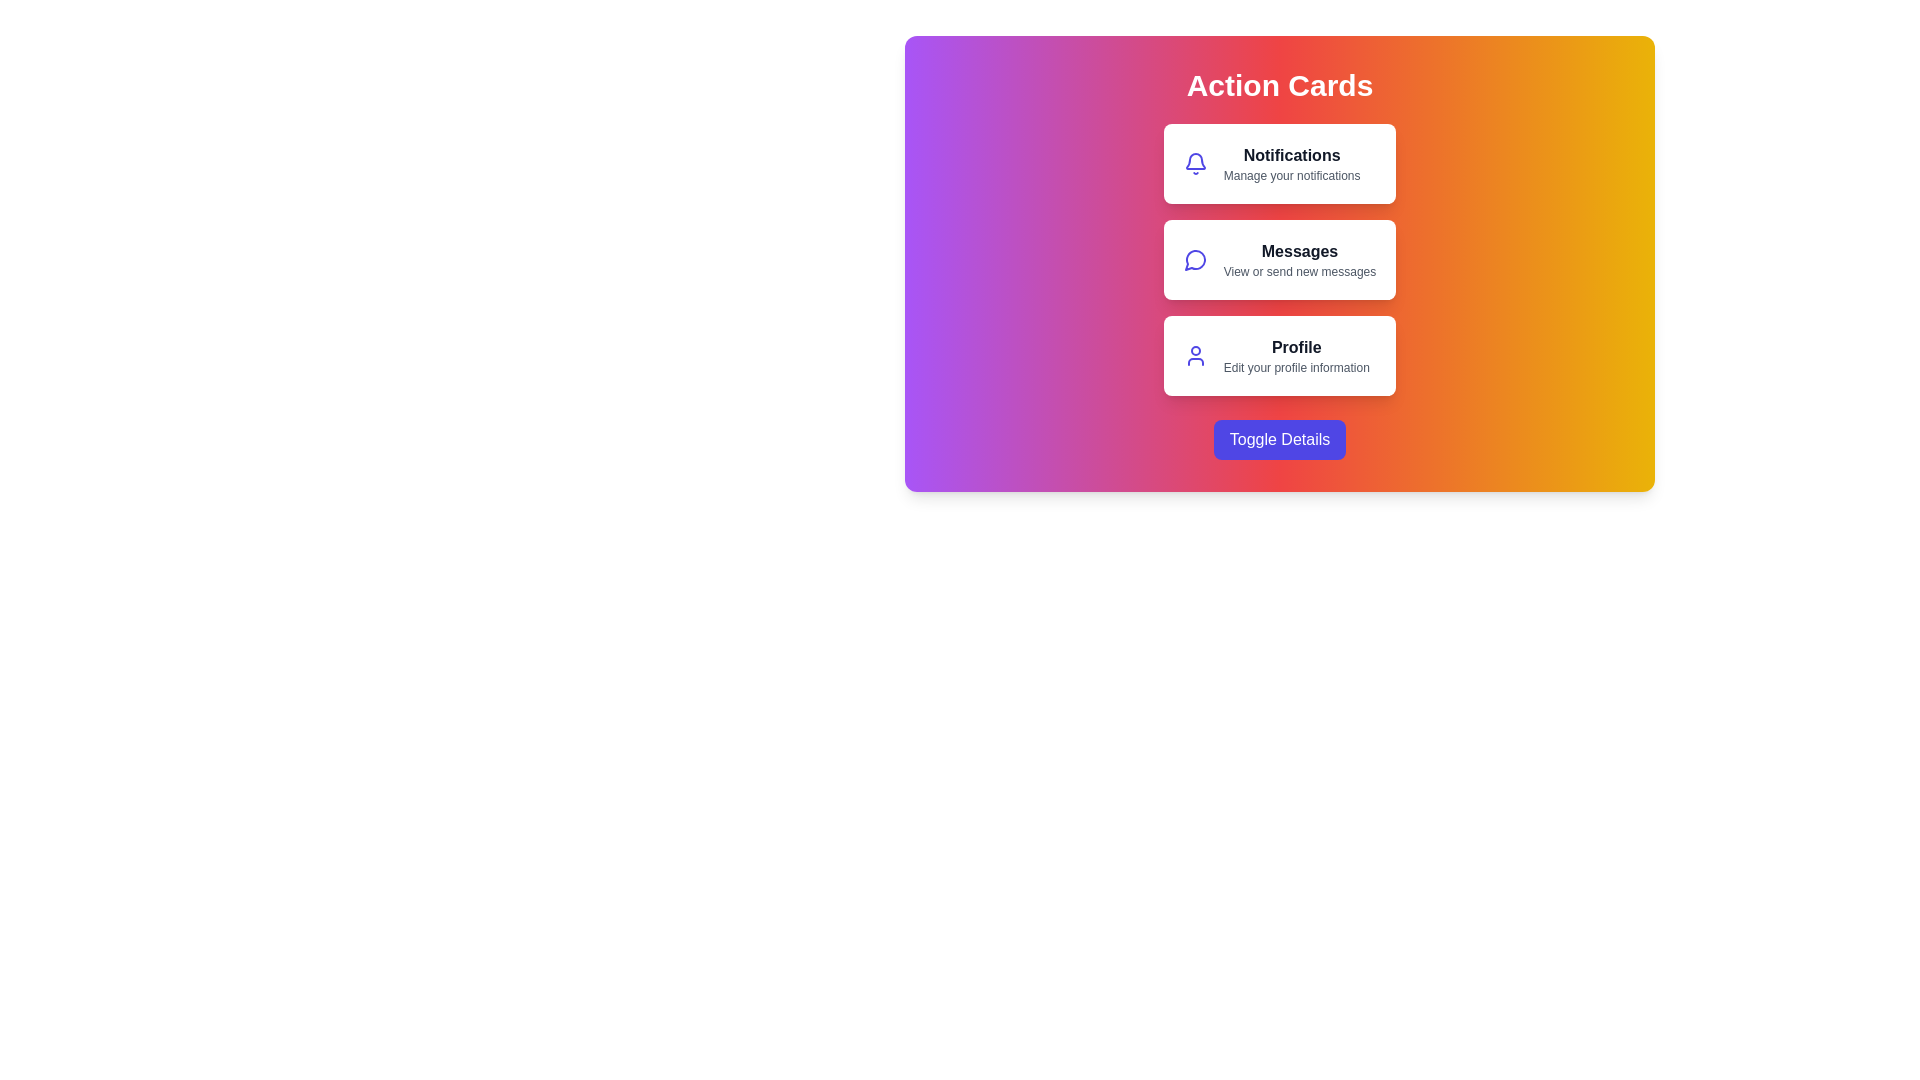 This screenshot has height=1080, width=1920. I want to click on the circular speech bubble icon located on the left side of the 'Messages' action card, which is styled in medium blue and positioned adjacent to the label 'Messages', so click(1195, 258).